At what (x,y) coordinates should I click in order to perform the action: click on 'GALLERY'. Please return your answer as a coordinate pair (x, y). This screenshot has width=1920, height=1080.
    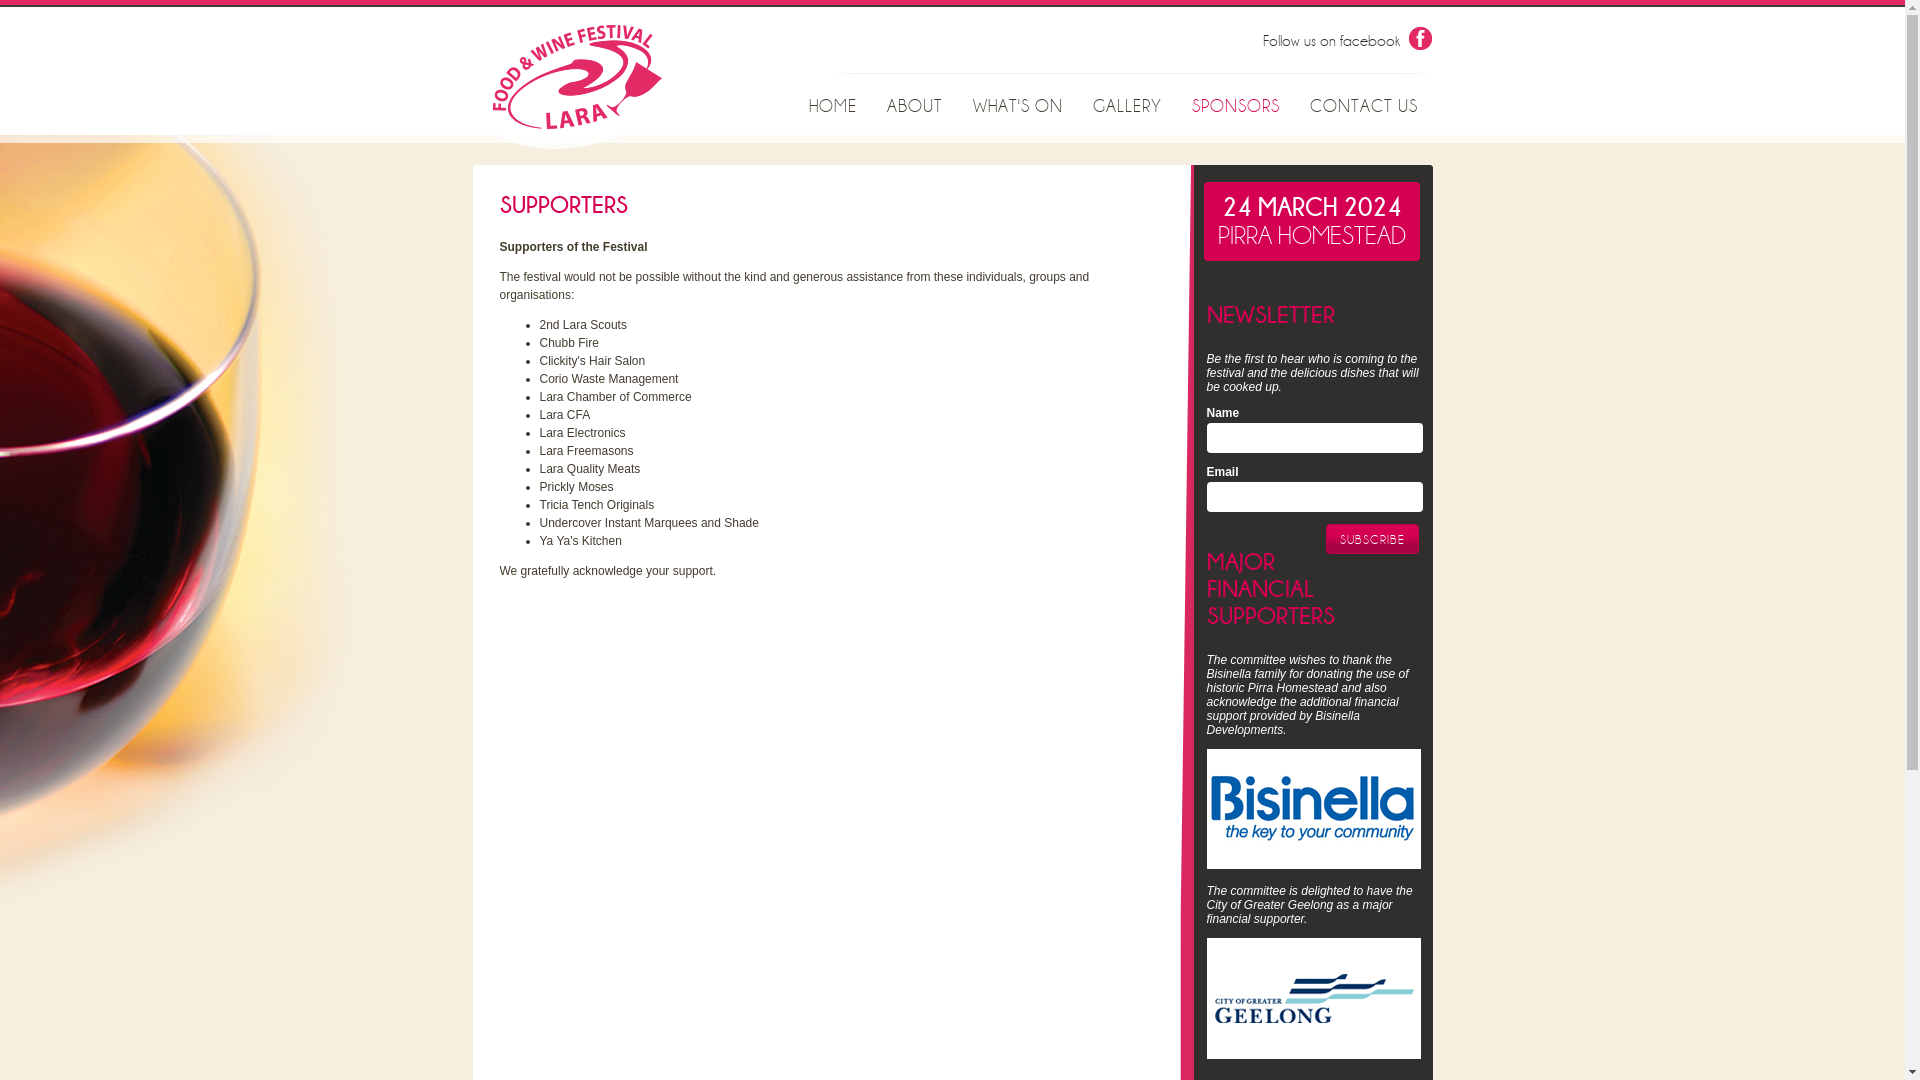
    Looking at the image, I should click on (1077, 107).